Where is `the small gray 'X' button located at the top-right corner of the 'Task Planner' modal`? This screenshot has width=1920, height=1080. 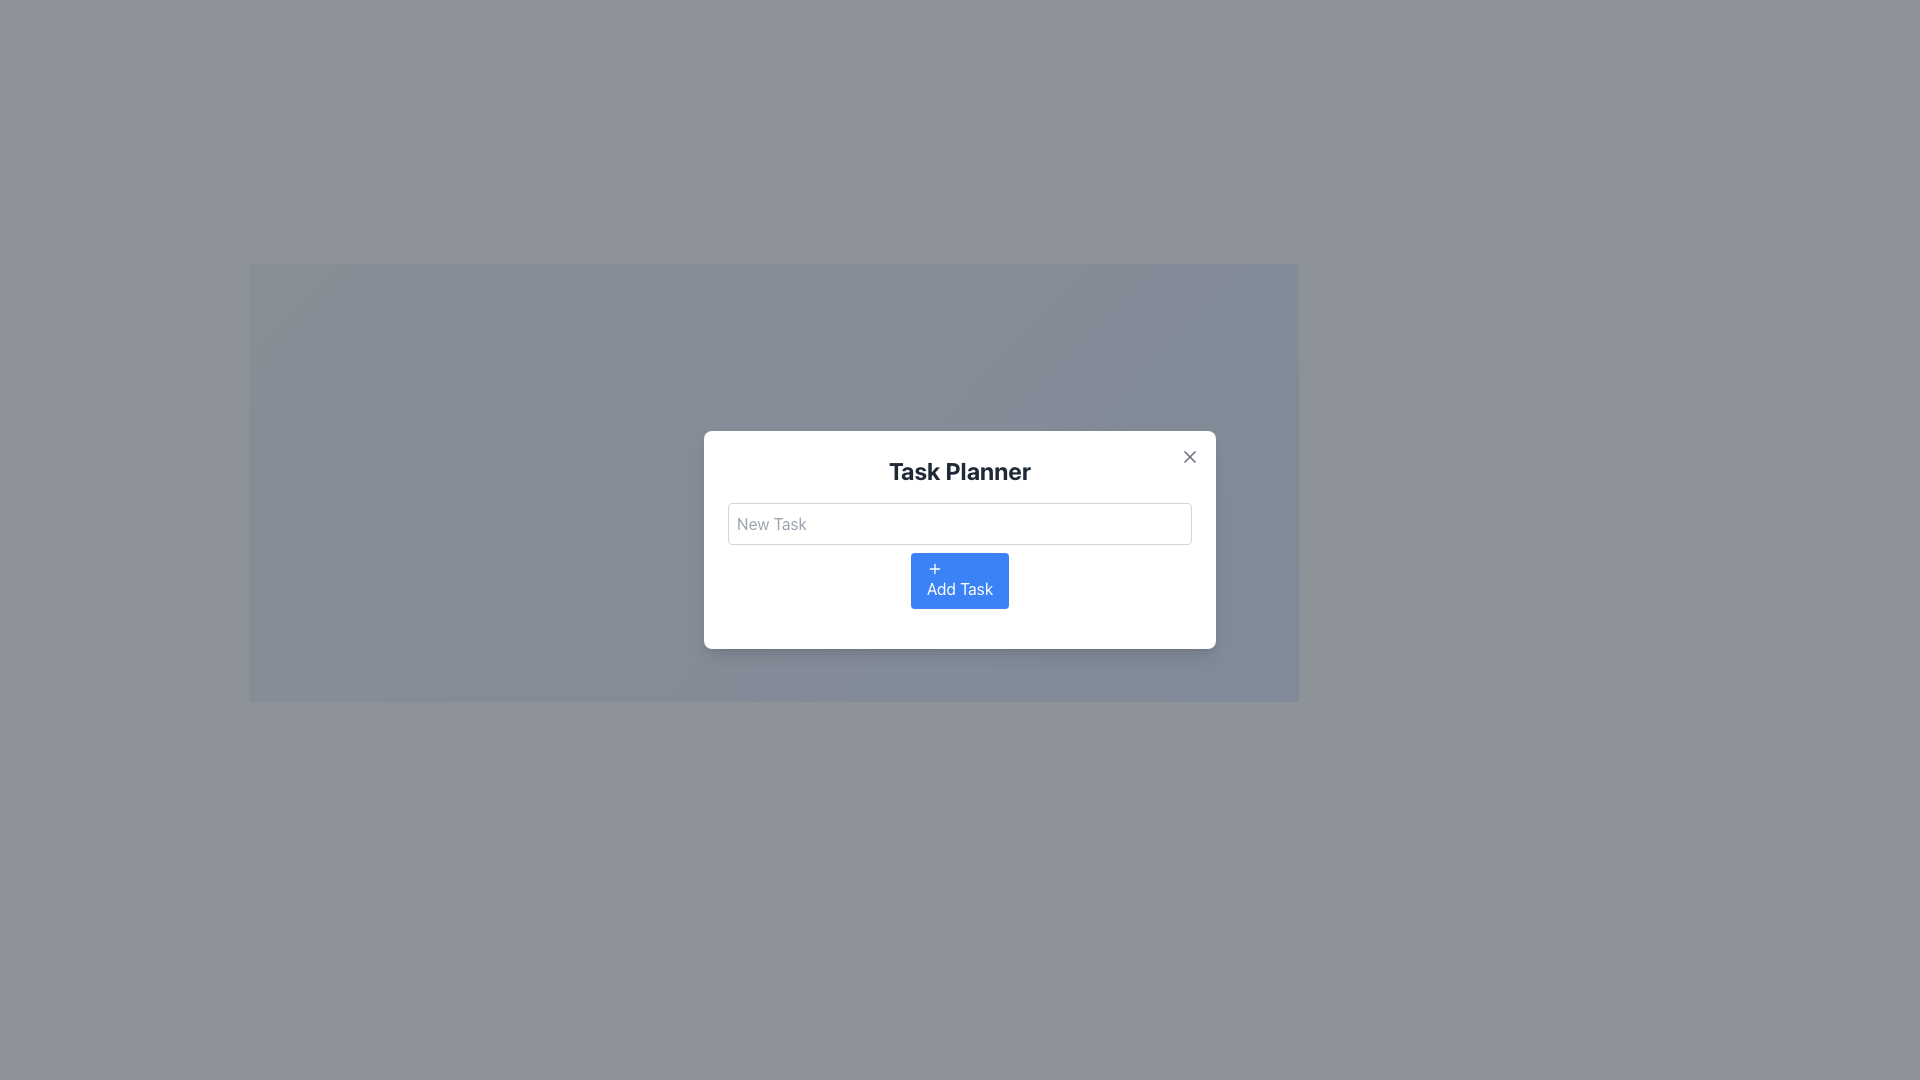 the small gray 'X' button located at the top-right corner of the 'Task Planner' modal is located at coordinates (1190, 456).